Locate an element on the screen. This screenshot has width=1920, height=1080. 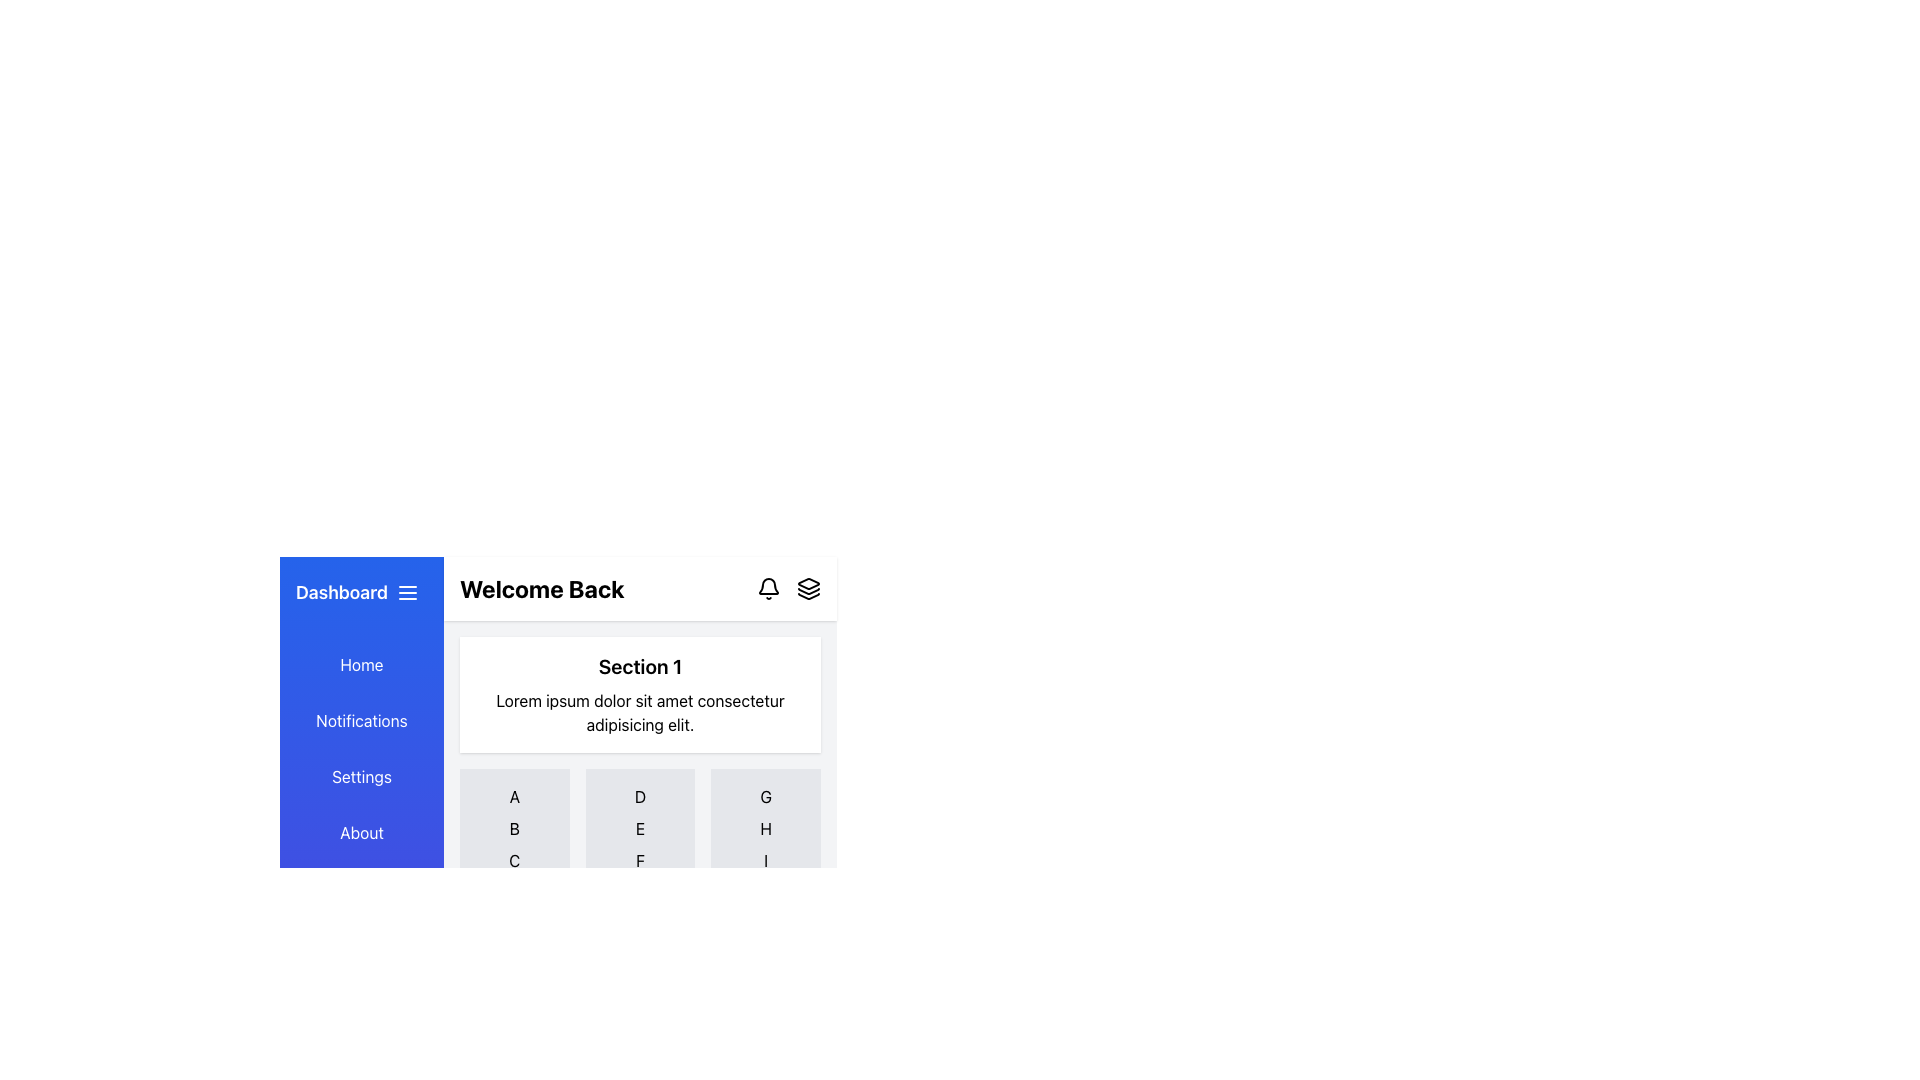
the menu icon represented by three horizontal white lines on a blue background, located to the right of the 'Dashboard' text is located at coordinates (407, 592).